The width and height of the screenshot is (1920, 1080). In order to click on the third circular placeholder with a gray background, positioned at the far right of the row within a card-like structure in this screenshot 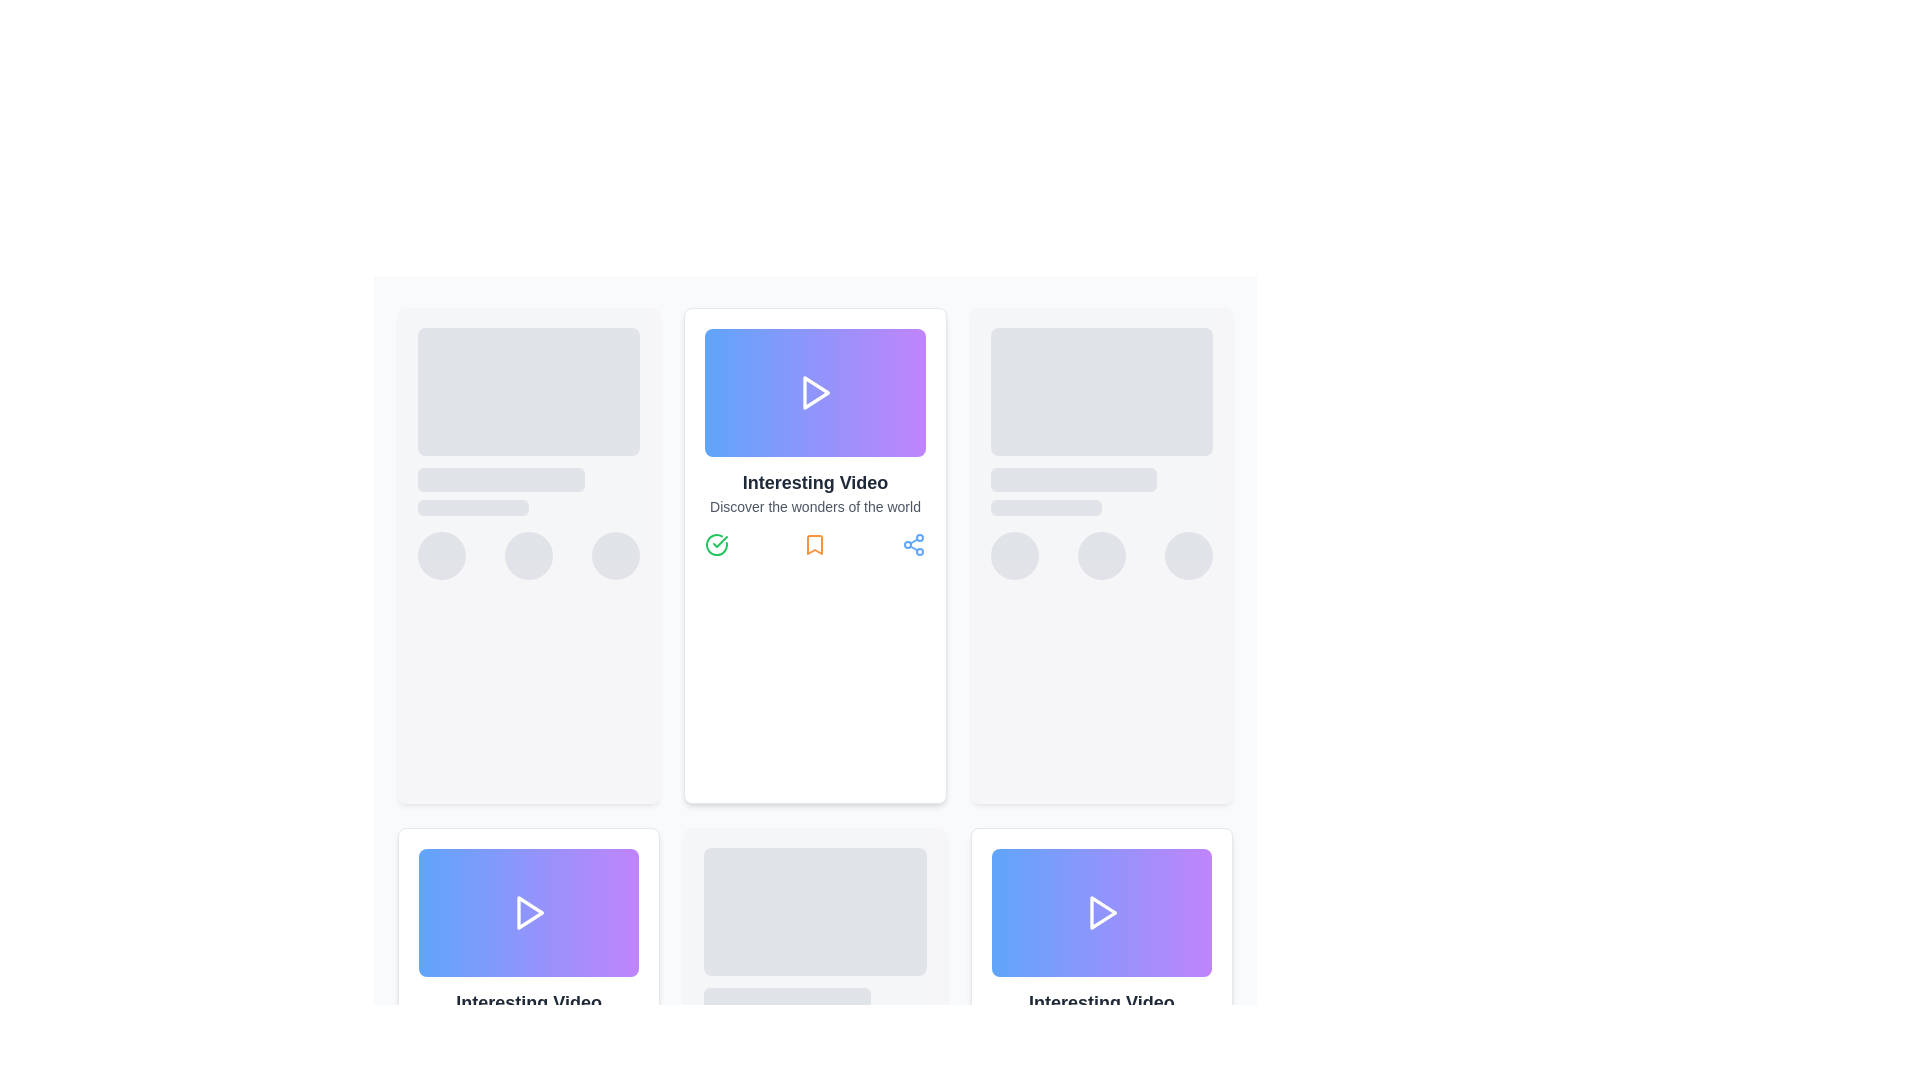, I will do `click(1189, 555)`.